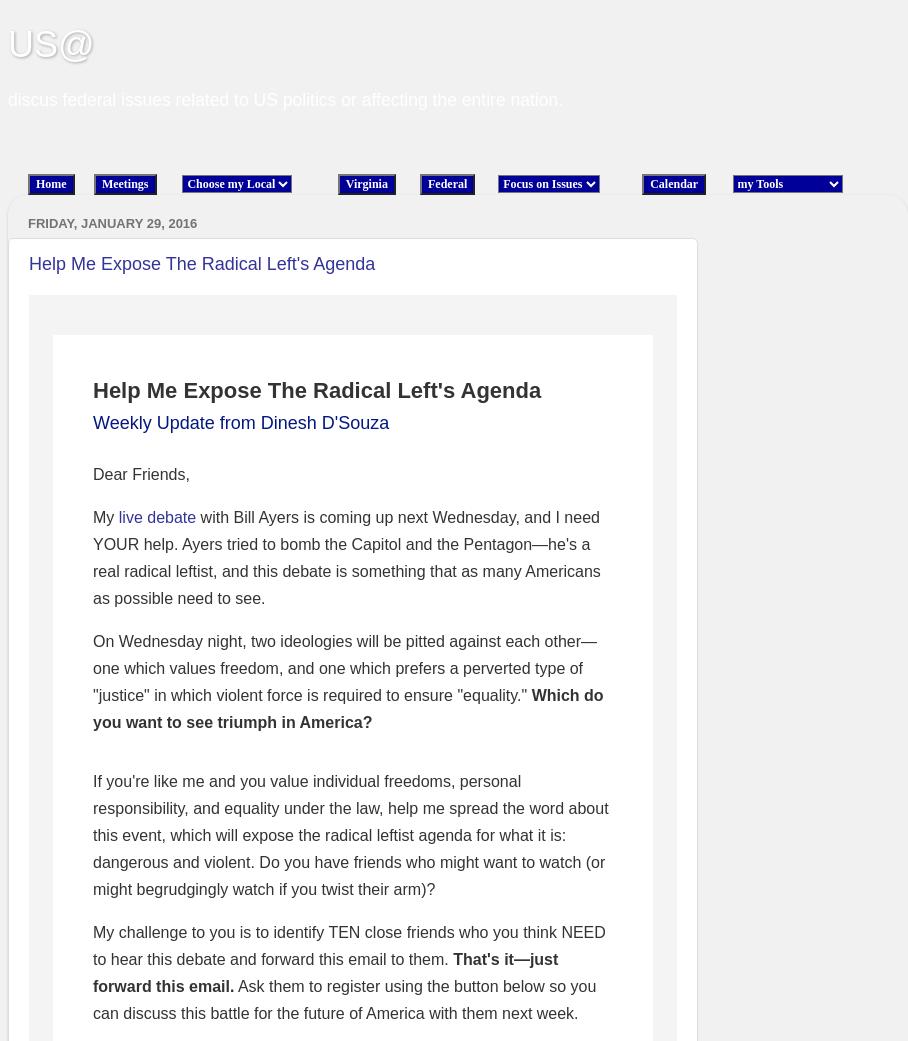  I want to click on 'My challenge to you is to identify TEN close friends who you think NEED to hear this debate and forward this email to them.', so click(349, 945).